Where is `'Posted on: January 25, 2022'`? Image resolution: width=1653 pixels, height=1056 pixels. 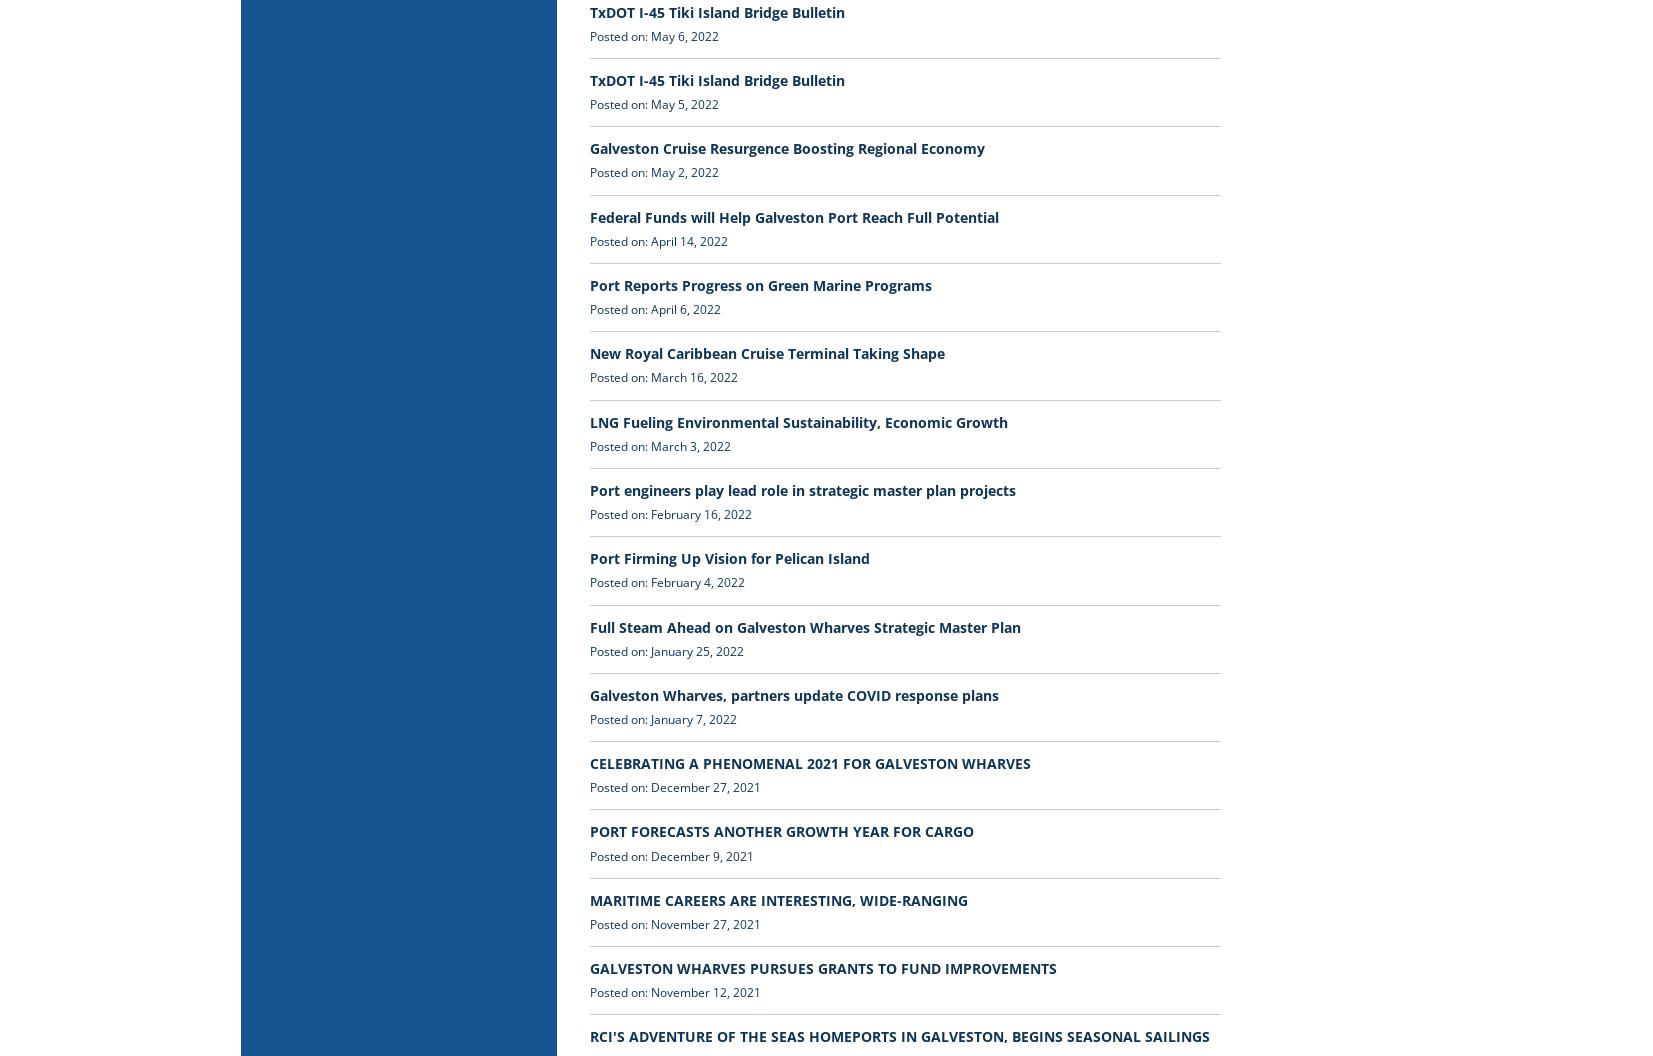 'Posted on: January 25, 2022' is located at coordinates (665, 649).